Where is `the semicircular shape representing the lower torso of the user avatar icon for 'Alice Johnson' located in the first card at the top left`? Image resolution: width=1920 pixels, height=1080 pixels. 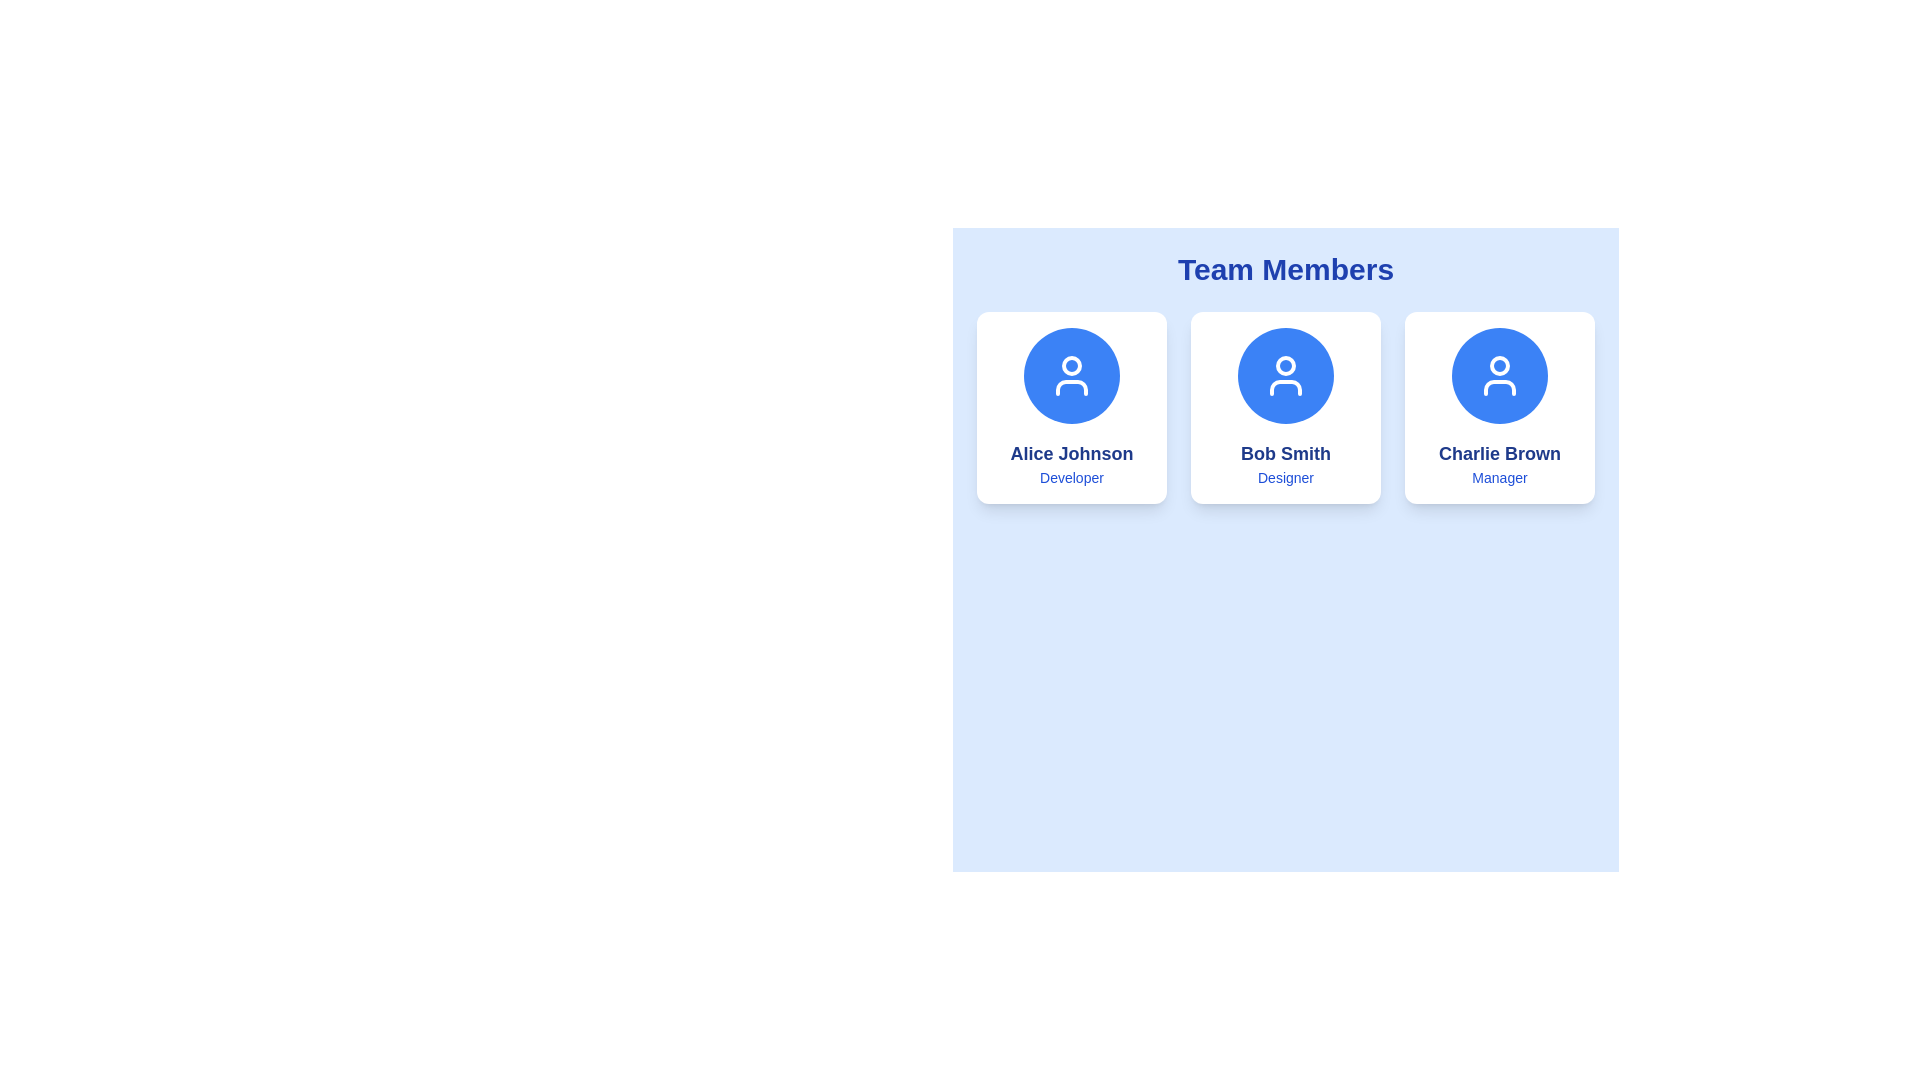
the semicircular shape representing the lower torso of the user avatar icon for 'Alice Johnson' located in the first card at the top left is located at coordinates (1070, 388).